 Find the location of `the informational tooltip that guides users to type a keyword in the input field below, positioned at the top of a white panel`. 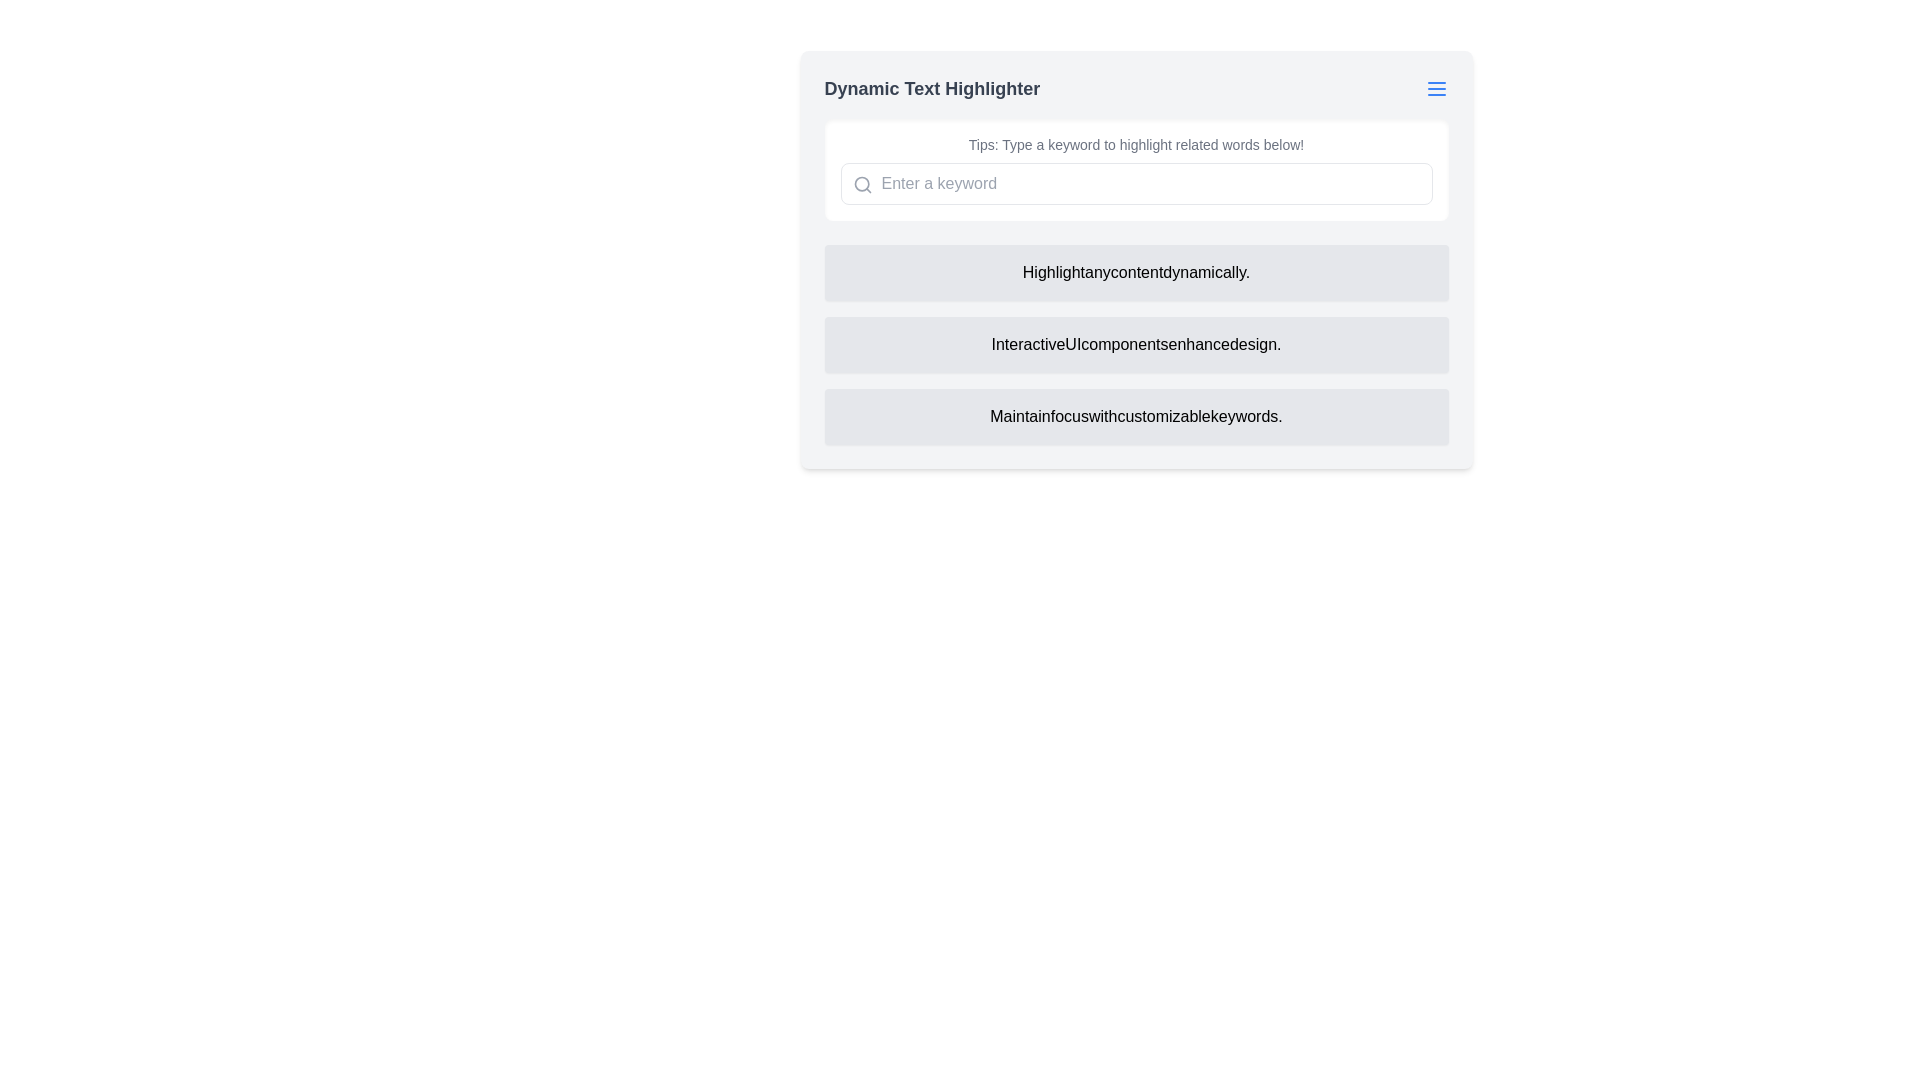

the informational tooltip that guides users to type a keyword in the input field below, positioned at the top of a white panel is located at coordinates (1136, 144).